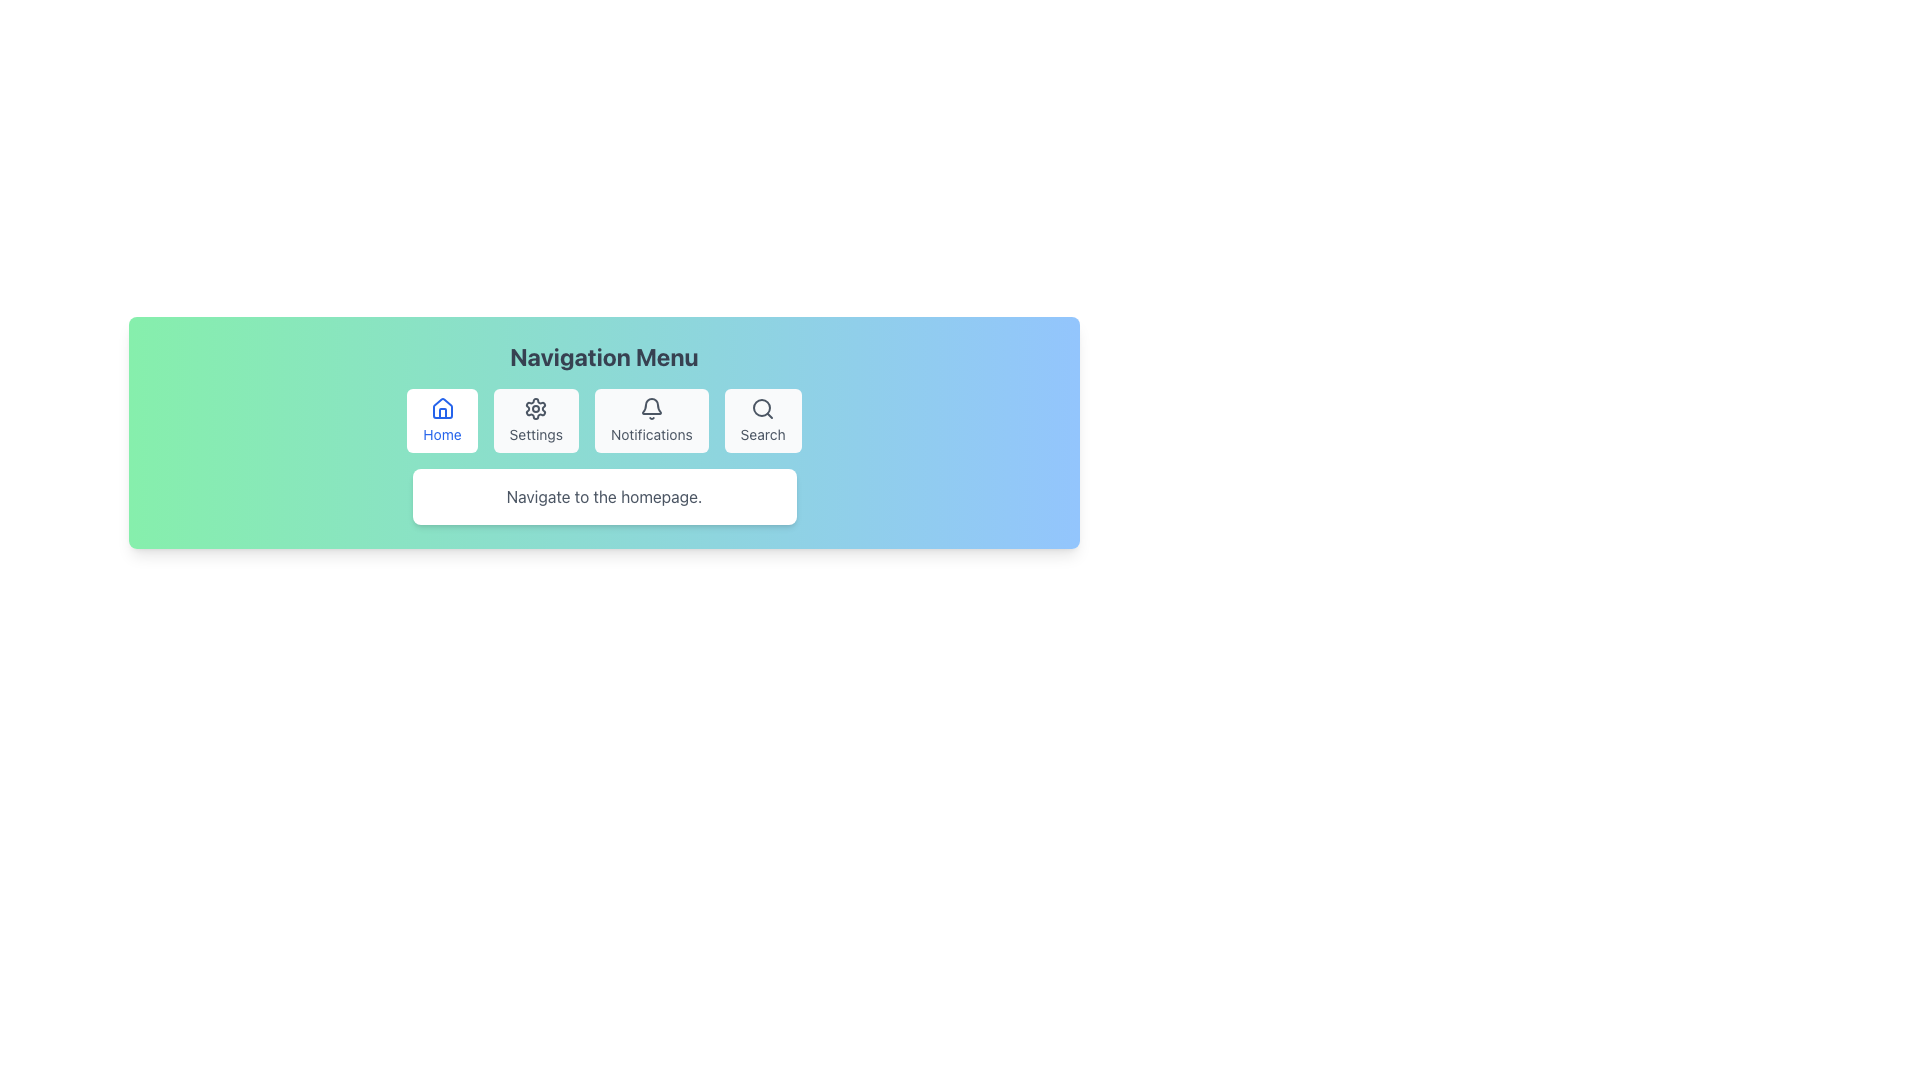  I want to click on the 'Settings' button in the navigation menu, which is the second button from the left, to access the settings options, so click(536, 407).